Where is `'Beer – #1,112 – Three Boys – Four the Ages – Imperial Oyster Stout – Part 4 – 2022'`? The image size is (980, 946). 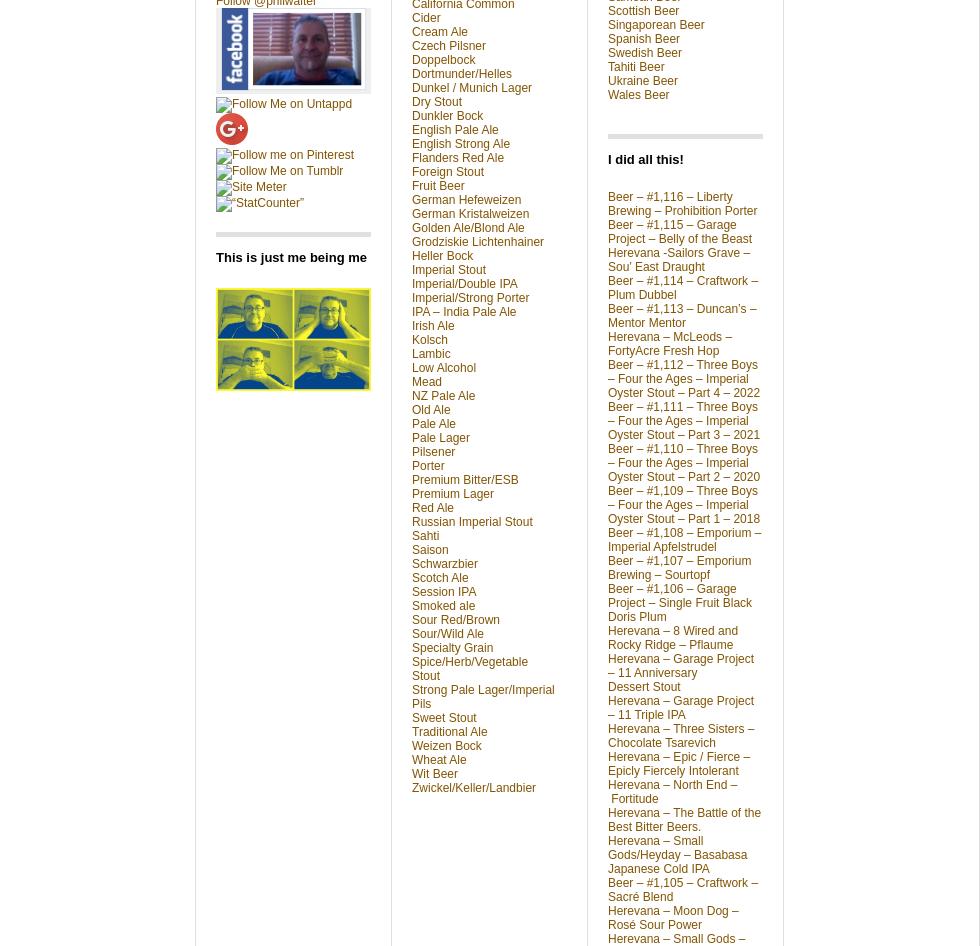 'Beer – #1,112 – Three Boys – Four the Ages – Imperial Oyster Stout – Part 4 – 2022' is located at coordinates (684, 378).